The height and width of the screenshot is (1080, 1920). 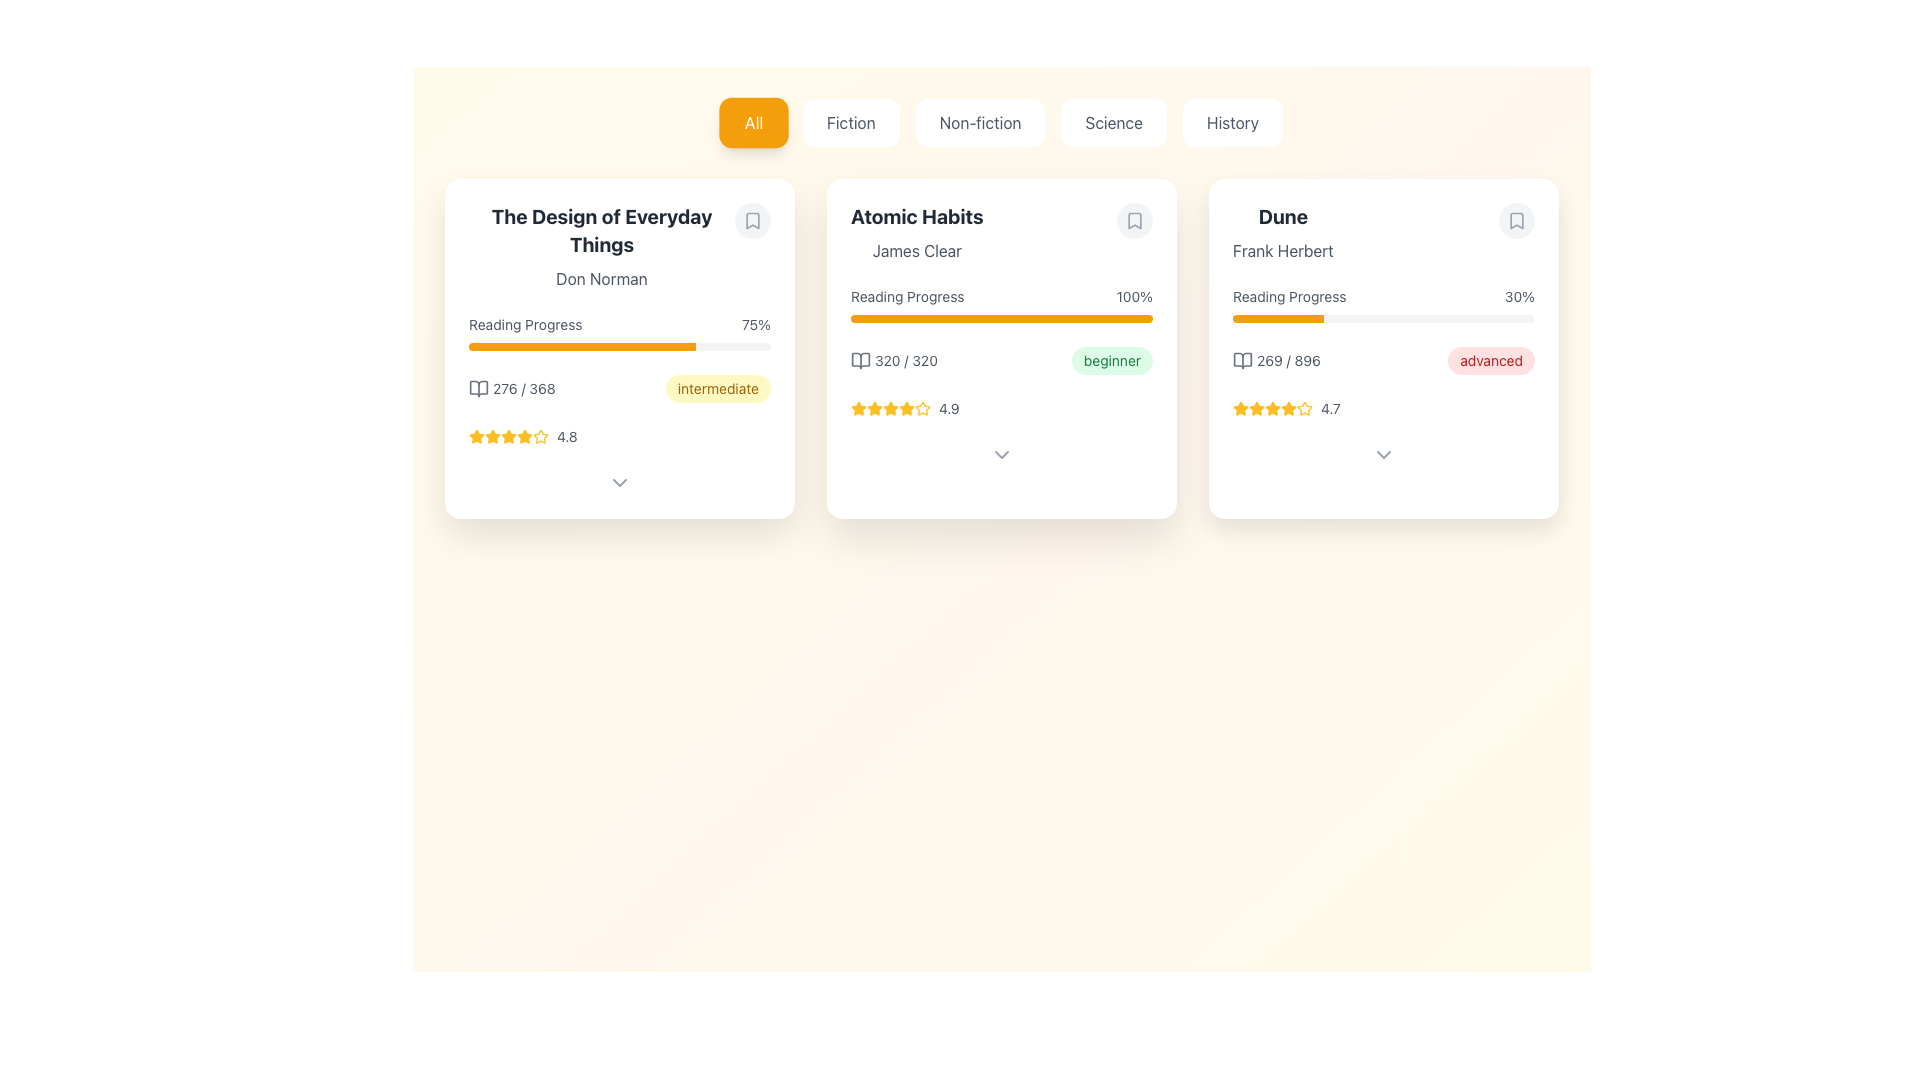 I want to click on the third star in the rating indicator for the book 'Dune' by Frank Herbert to visually understand its representation, so click(x=1240, y=407).